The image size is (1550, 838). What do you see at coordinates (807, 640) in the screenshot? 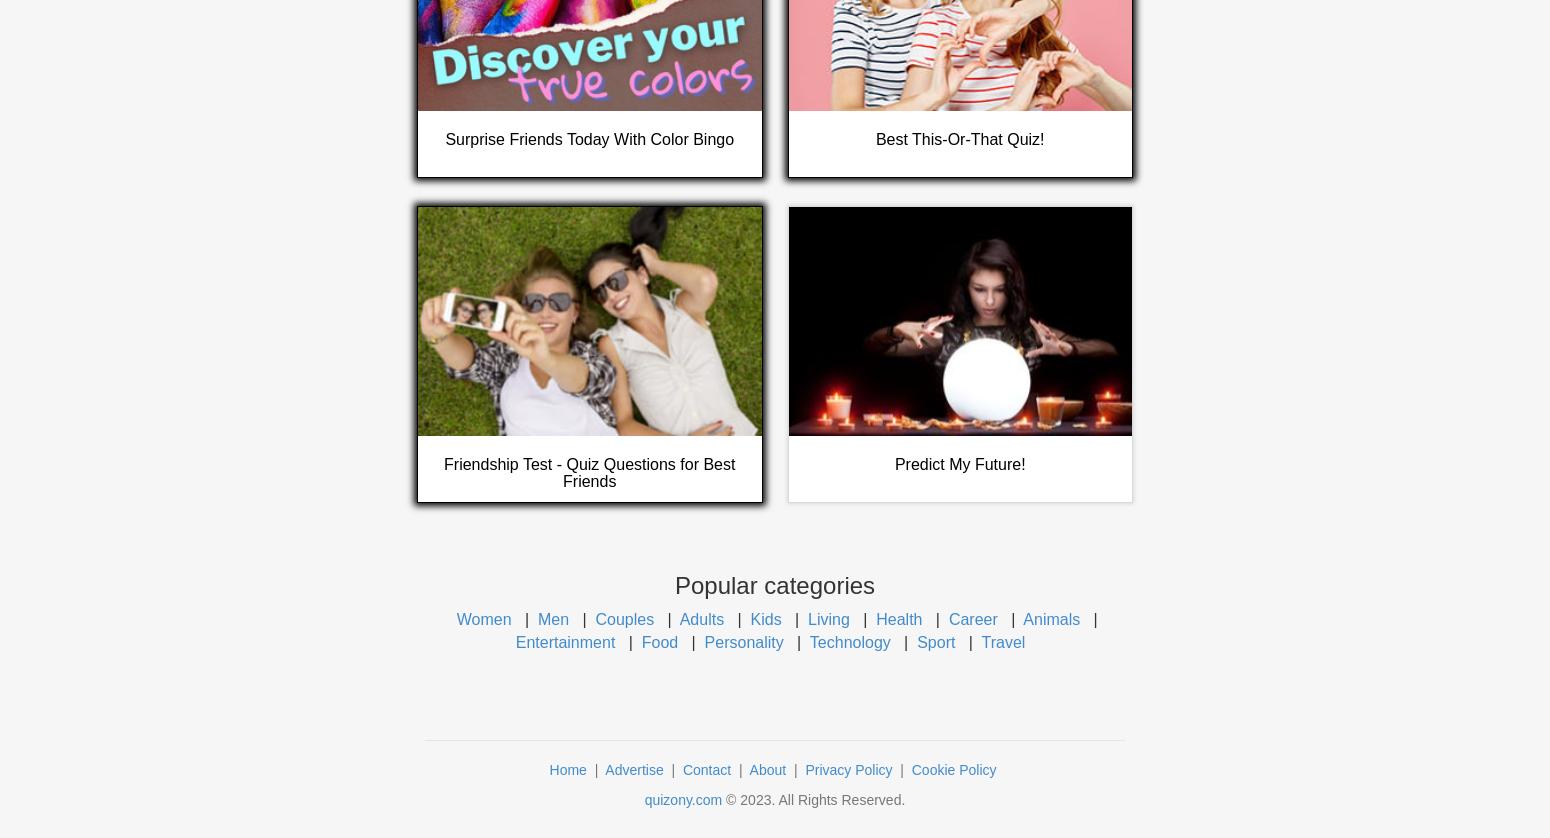
I see `'Technology'` at bounding box center [807, 640].